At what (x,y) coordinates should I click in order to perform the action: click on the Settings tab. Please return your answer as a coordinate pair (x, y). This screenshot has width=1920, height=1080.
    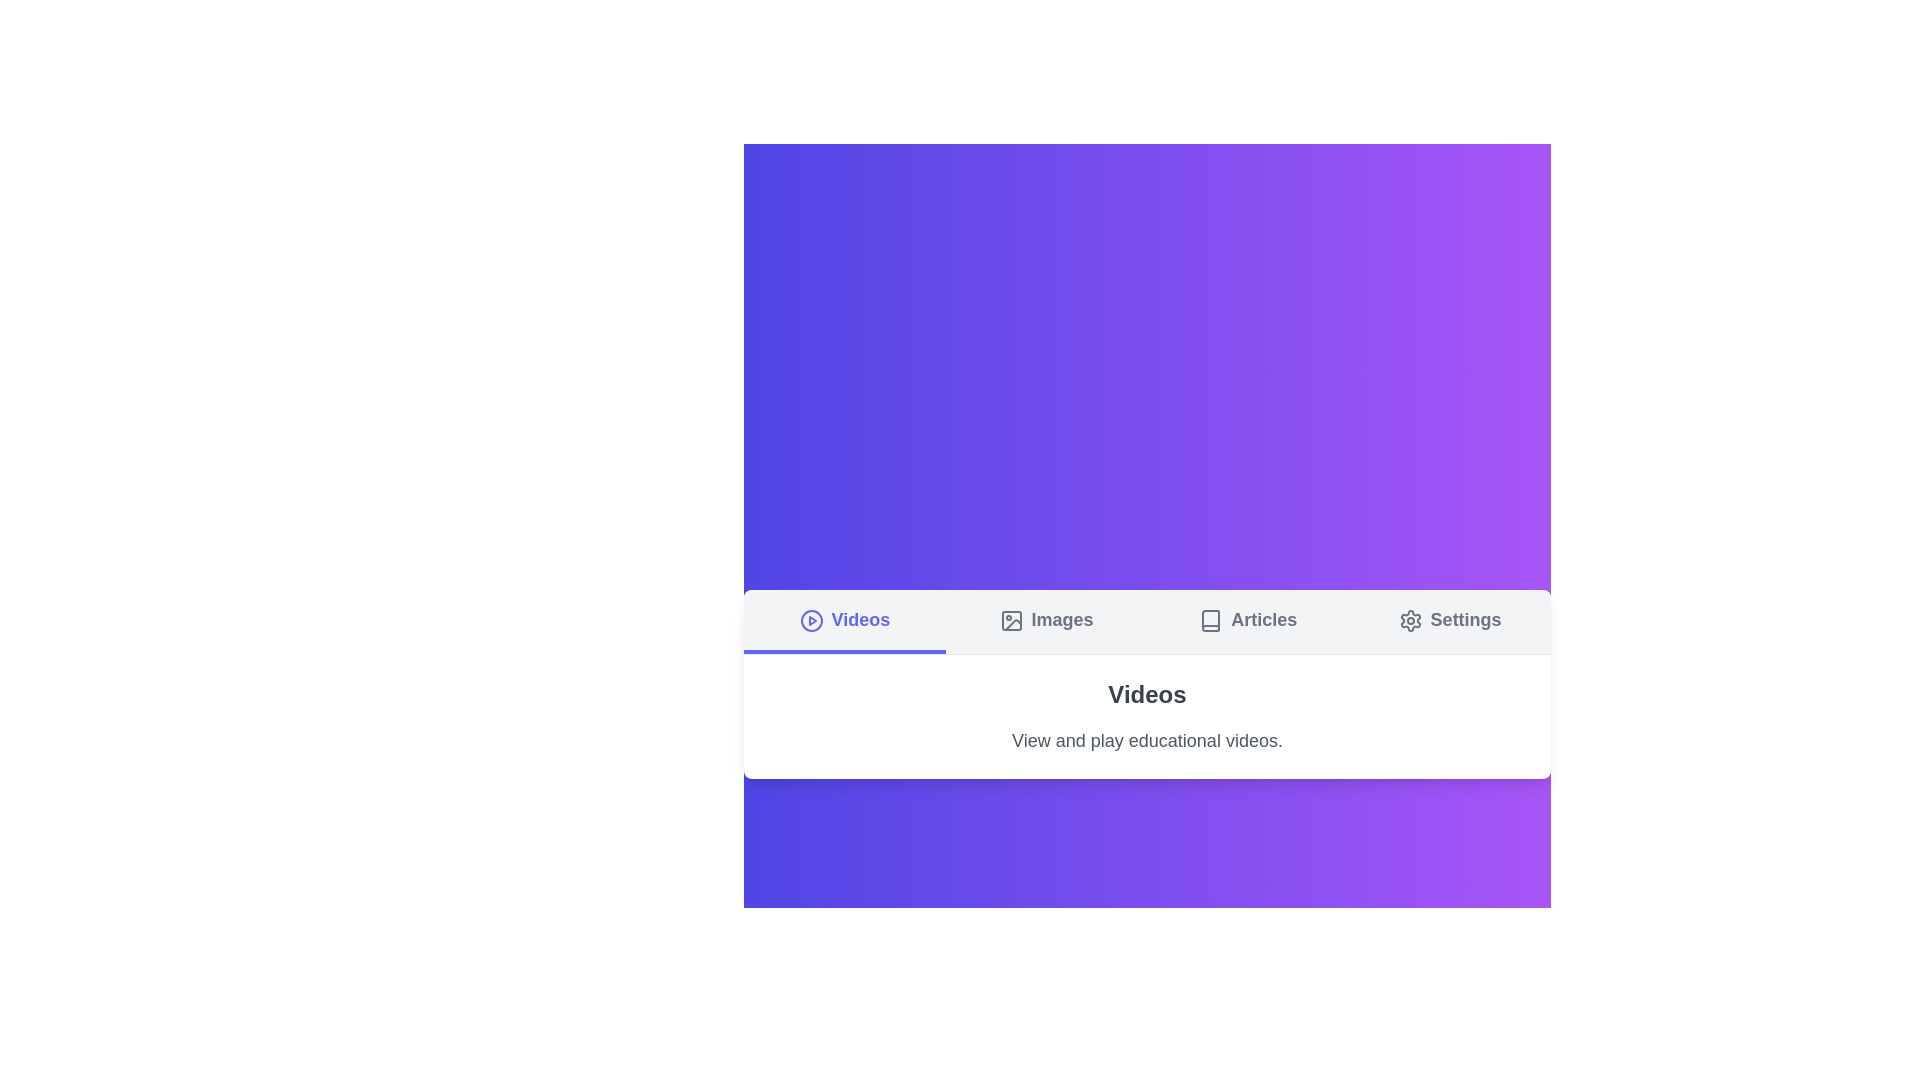
    Looking at the image, I should click on (1450, 620).